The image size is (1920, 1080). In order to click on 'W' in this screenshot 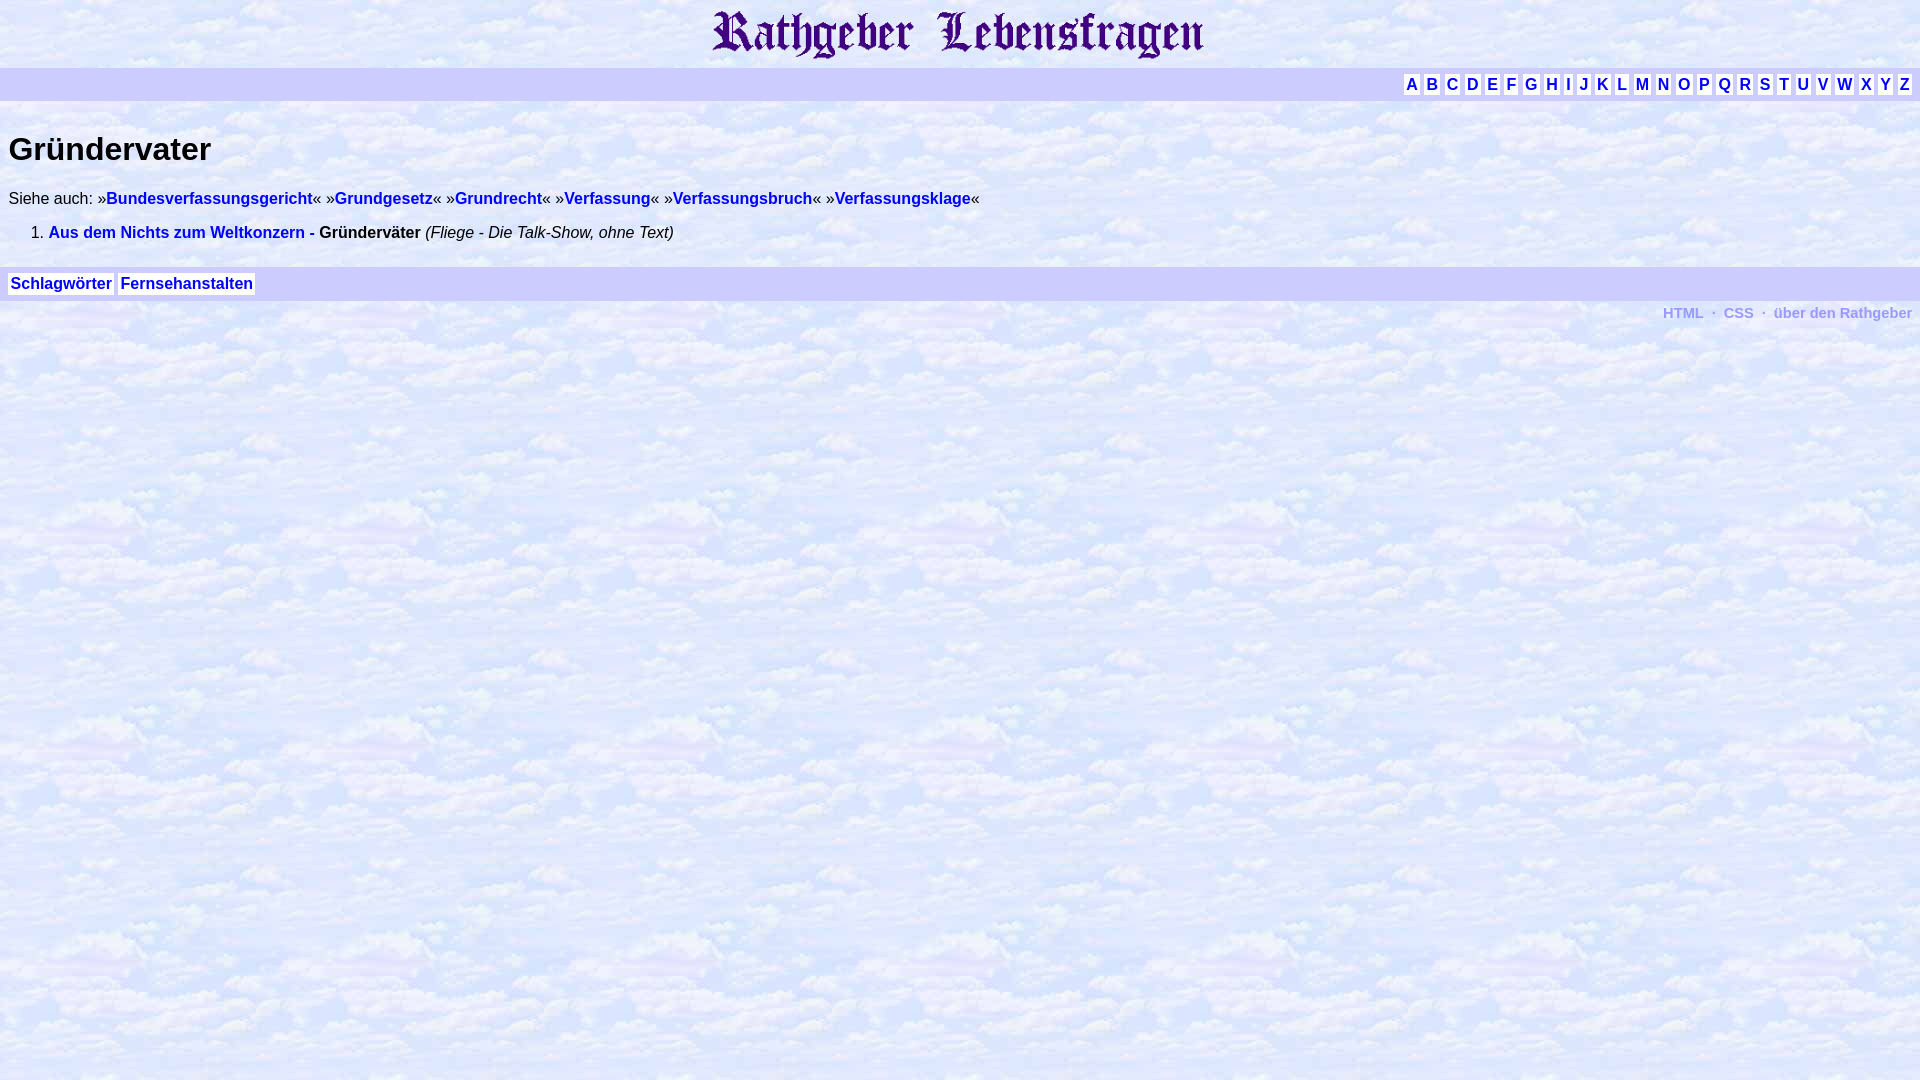, I will do `click(1843, 83)`.